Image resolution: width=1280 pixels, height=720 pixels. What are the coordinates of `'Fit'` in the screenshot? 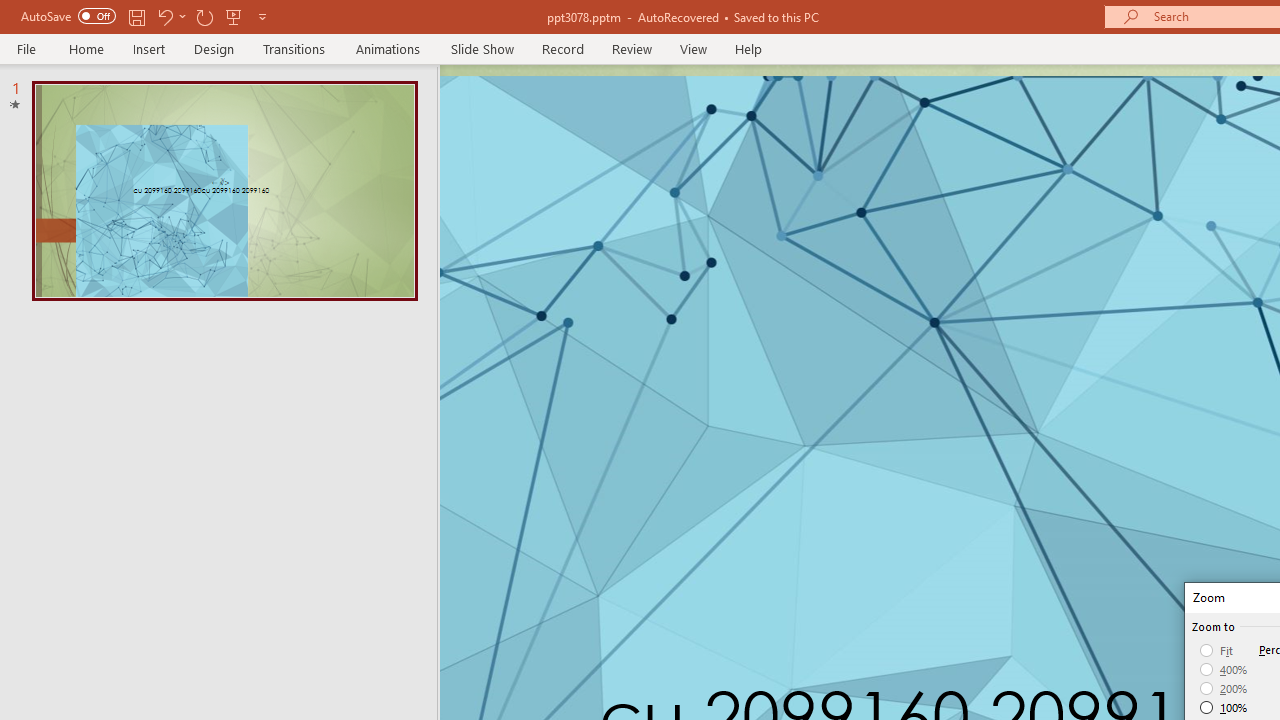 It's located at (1216, 650).